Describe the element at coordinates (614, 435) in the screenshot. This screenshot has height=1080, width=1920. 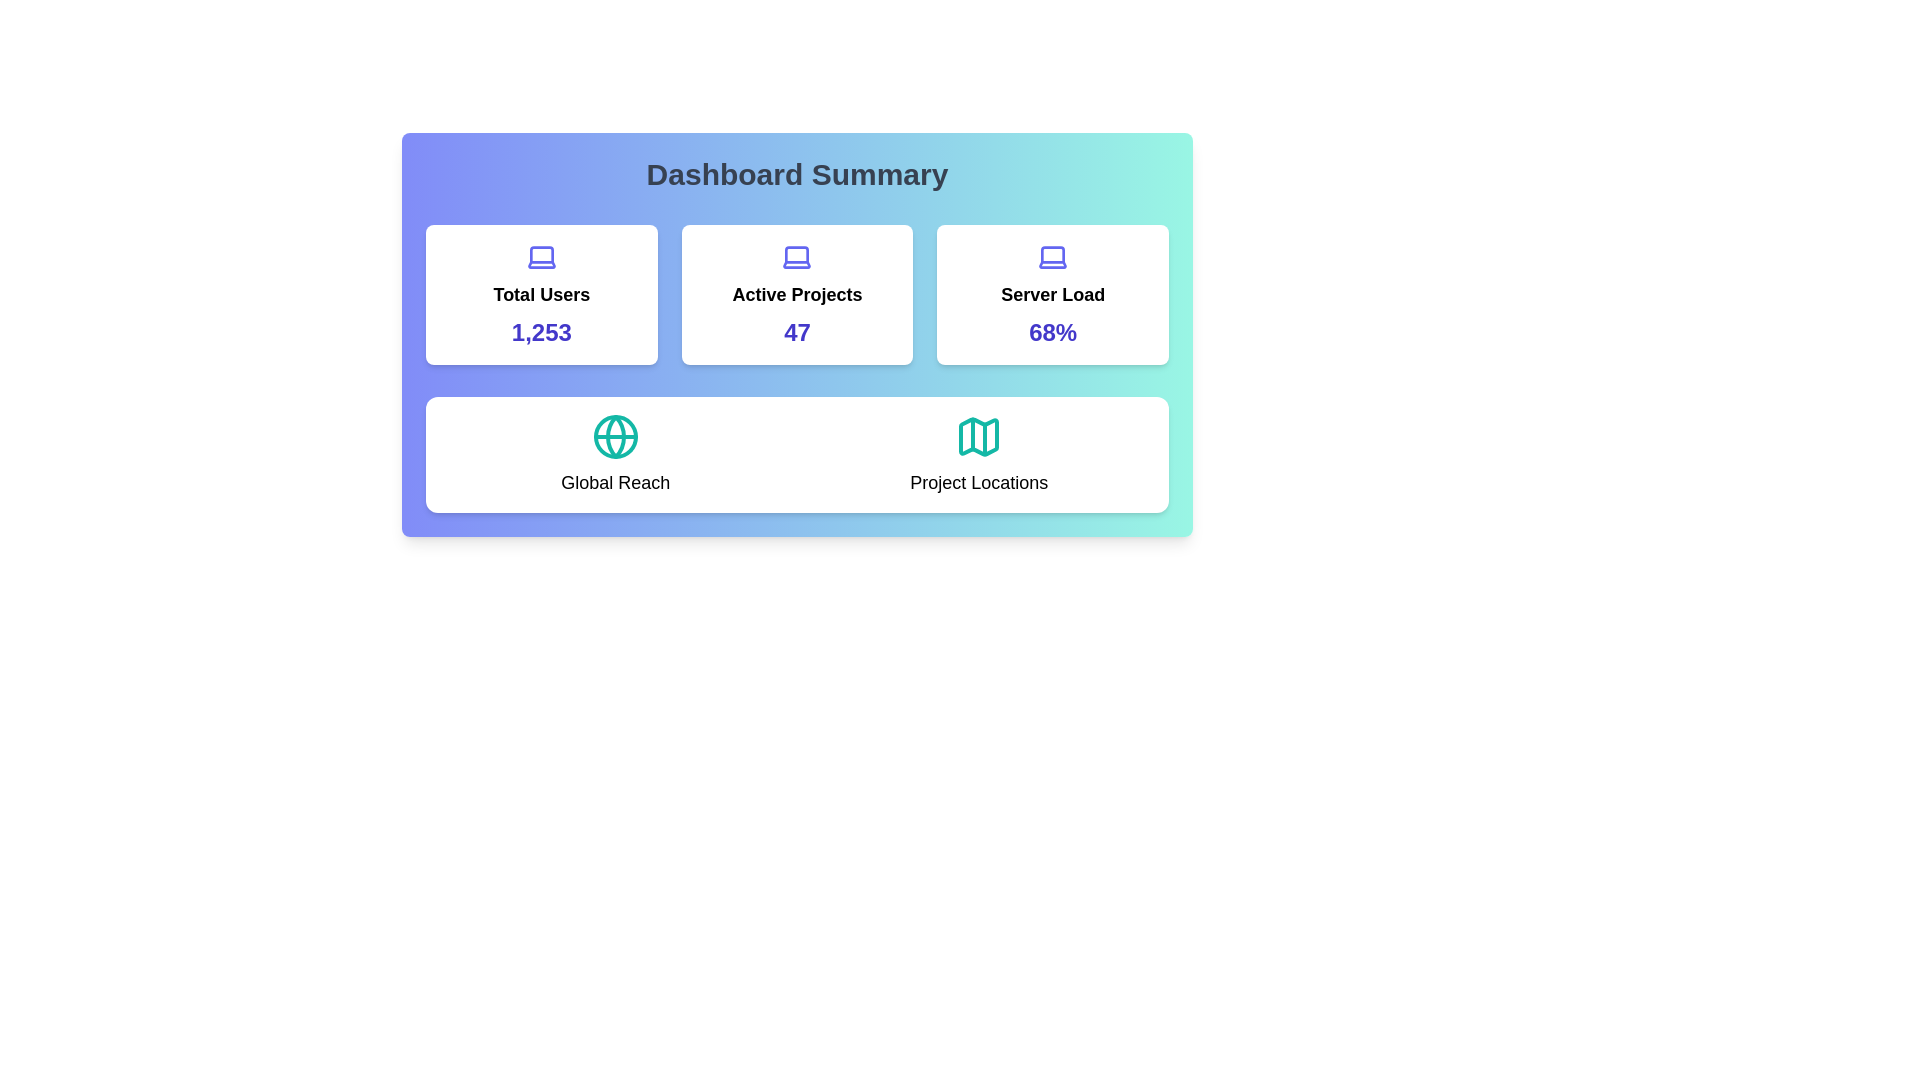
I see `the outer circular component of the globe icon, which symbolizes global coverage, located on the left side of the bottom row of the dashboard above the 'Global Reach' label` at that location.